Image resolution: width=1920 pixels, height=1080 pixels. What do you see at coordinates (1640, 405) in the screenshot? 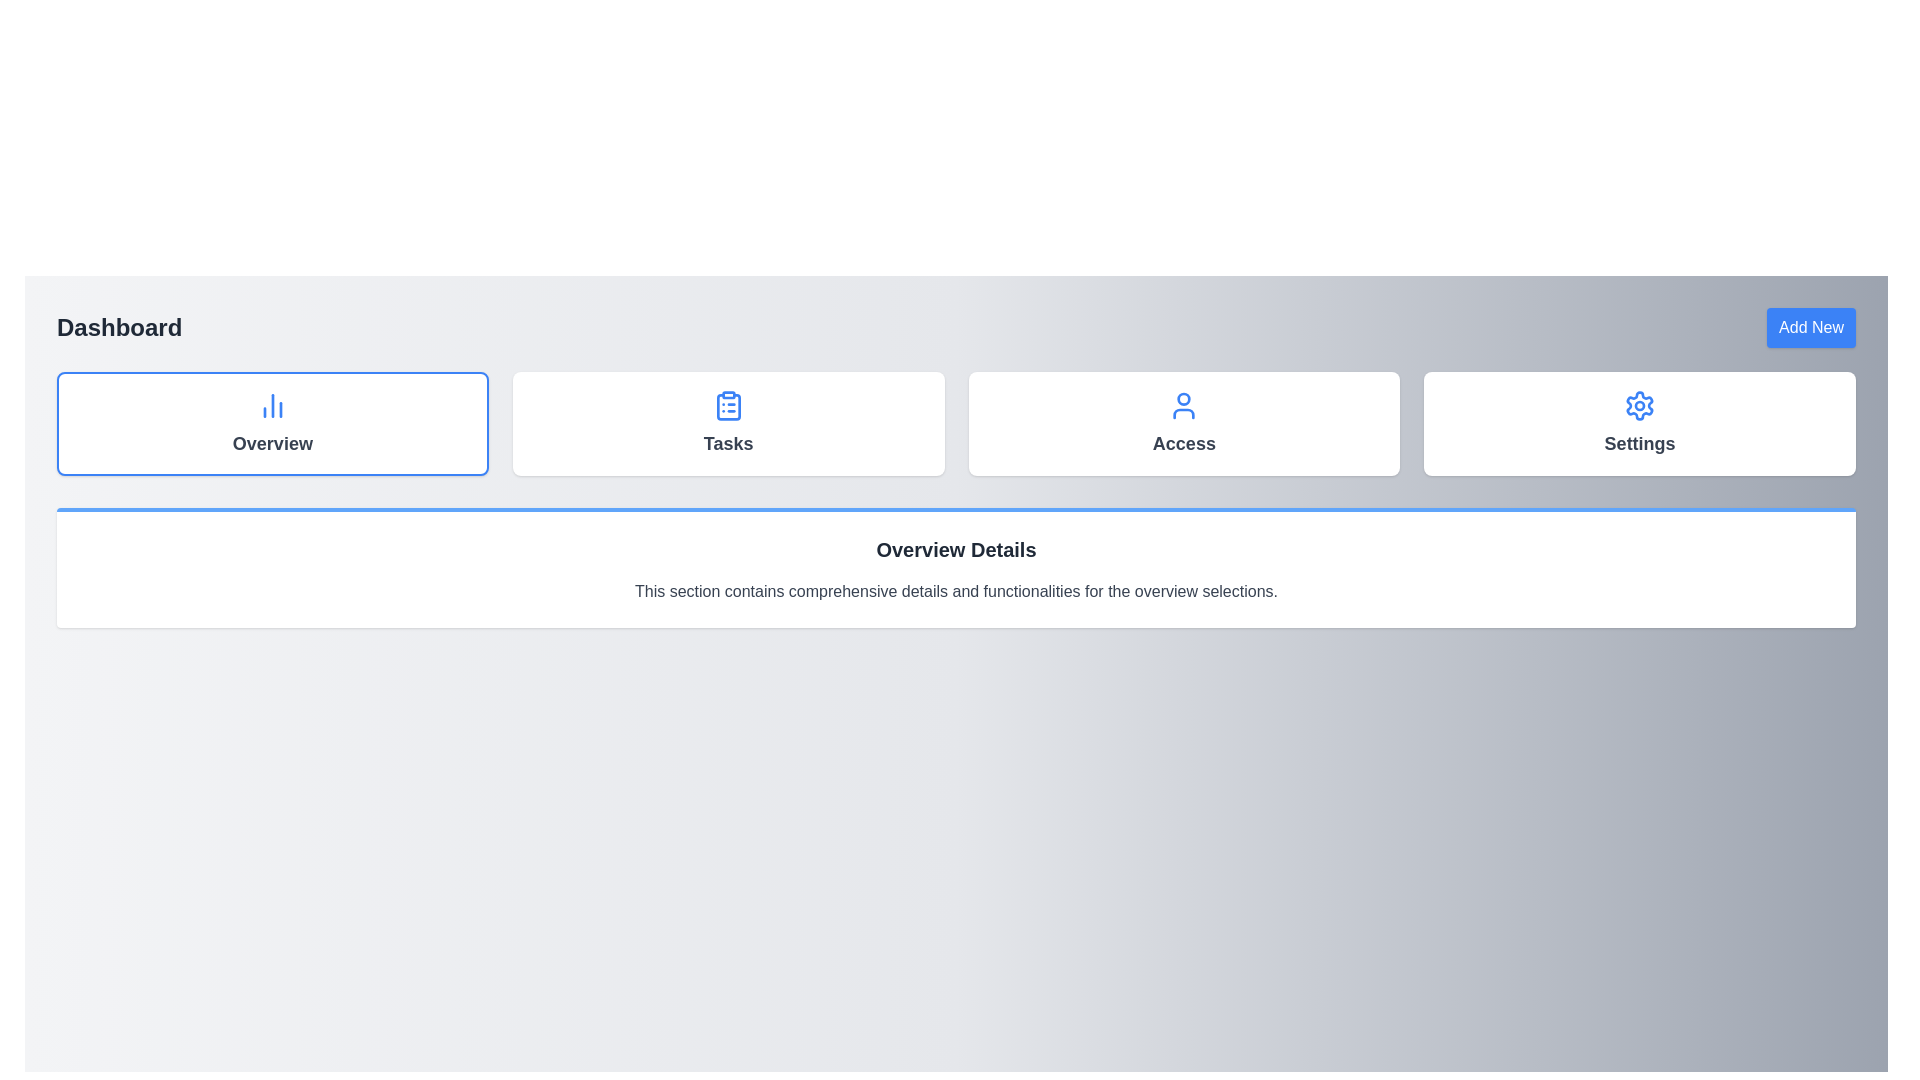
I see `the blue gear icon located at the bottom area of the 'Settings' card, which is the rightmost card in a row of four options` at bounding box center [1640, 405].